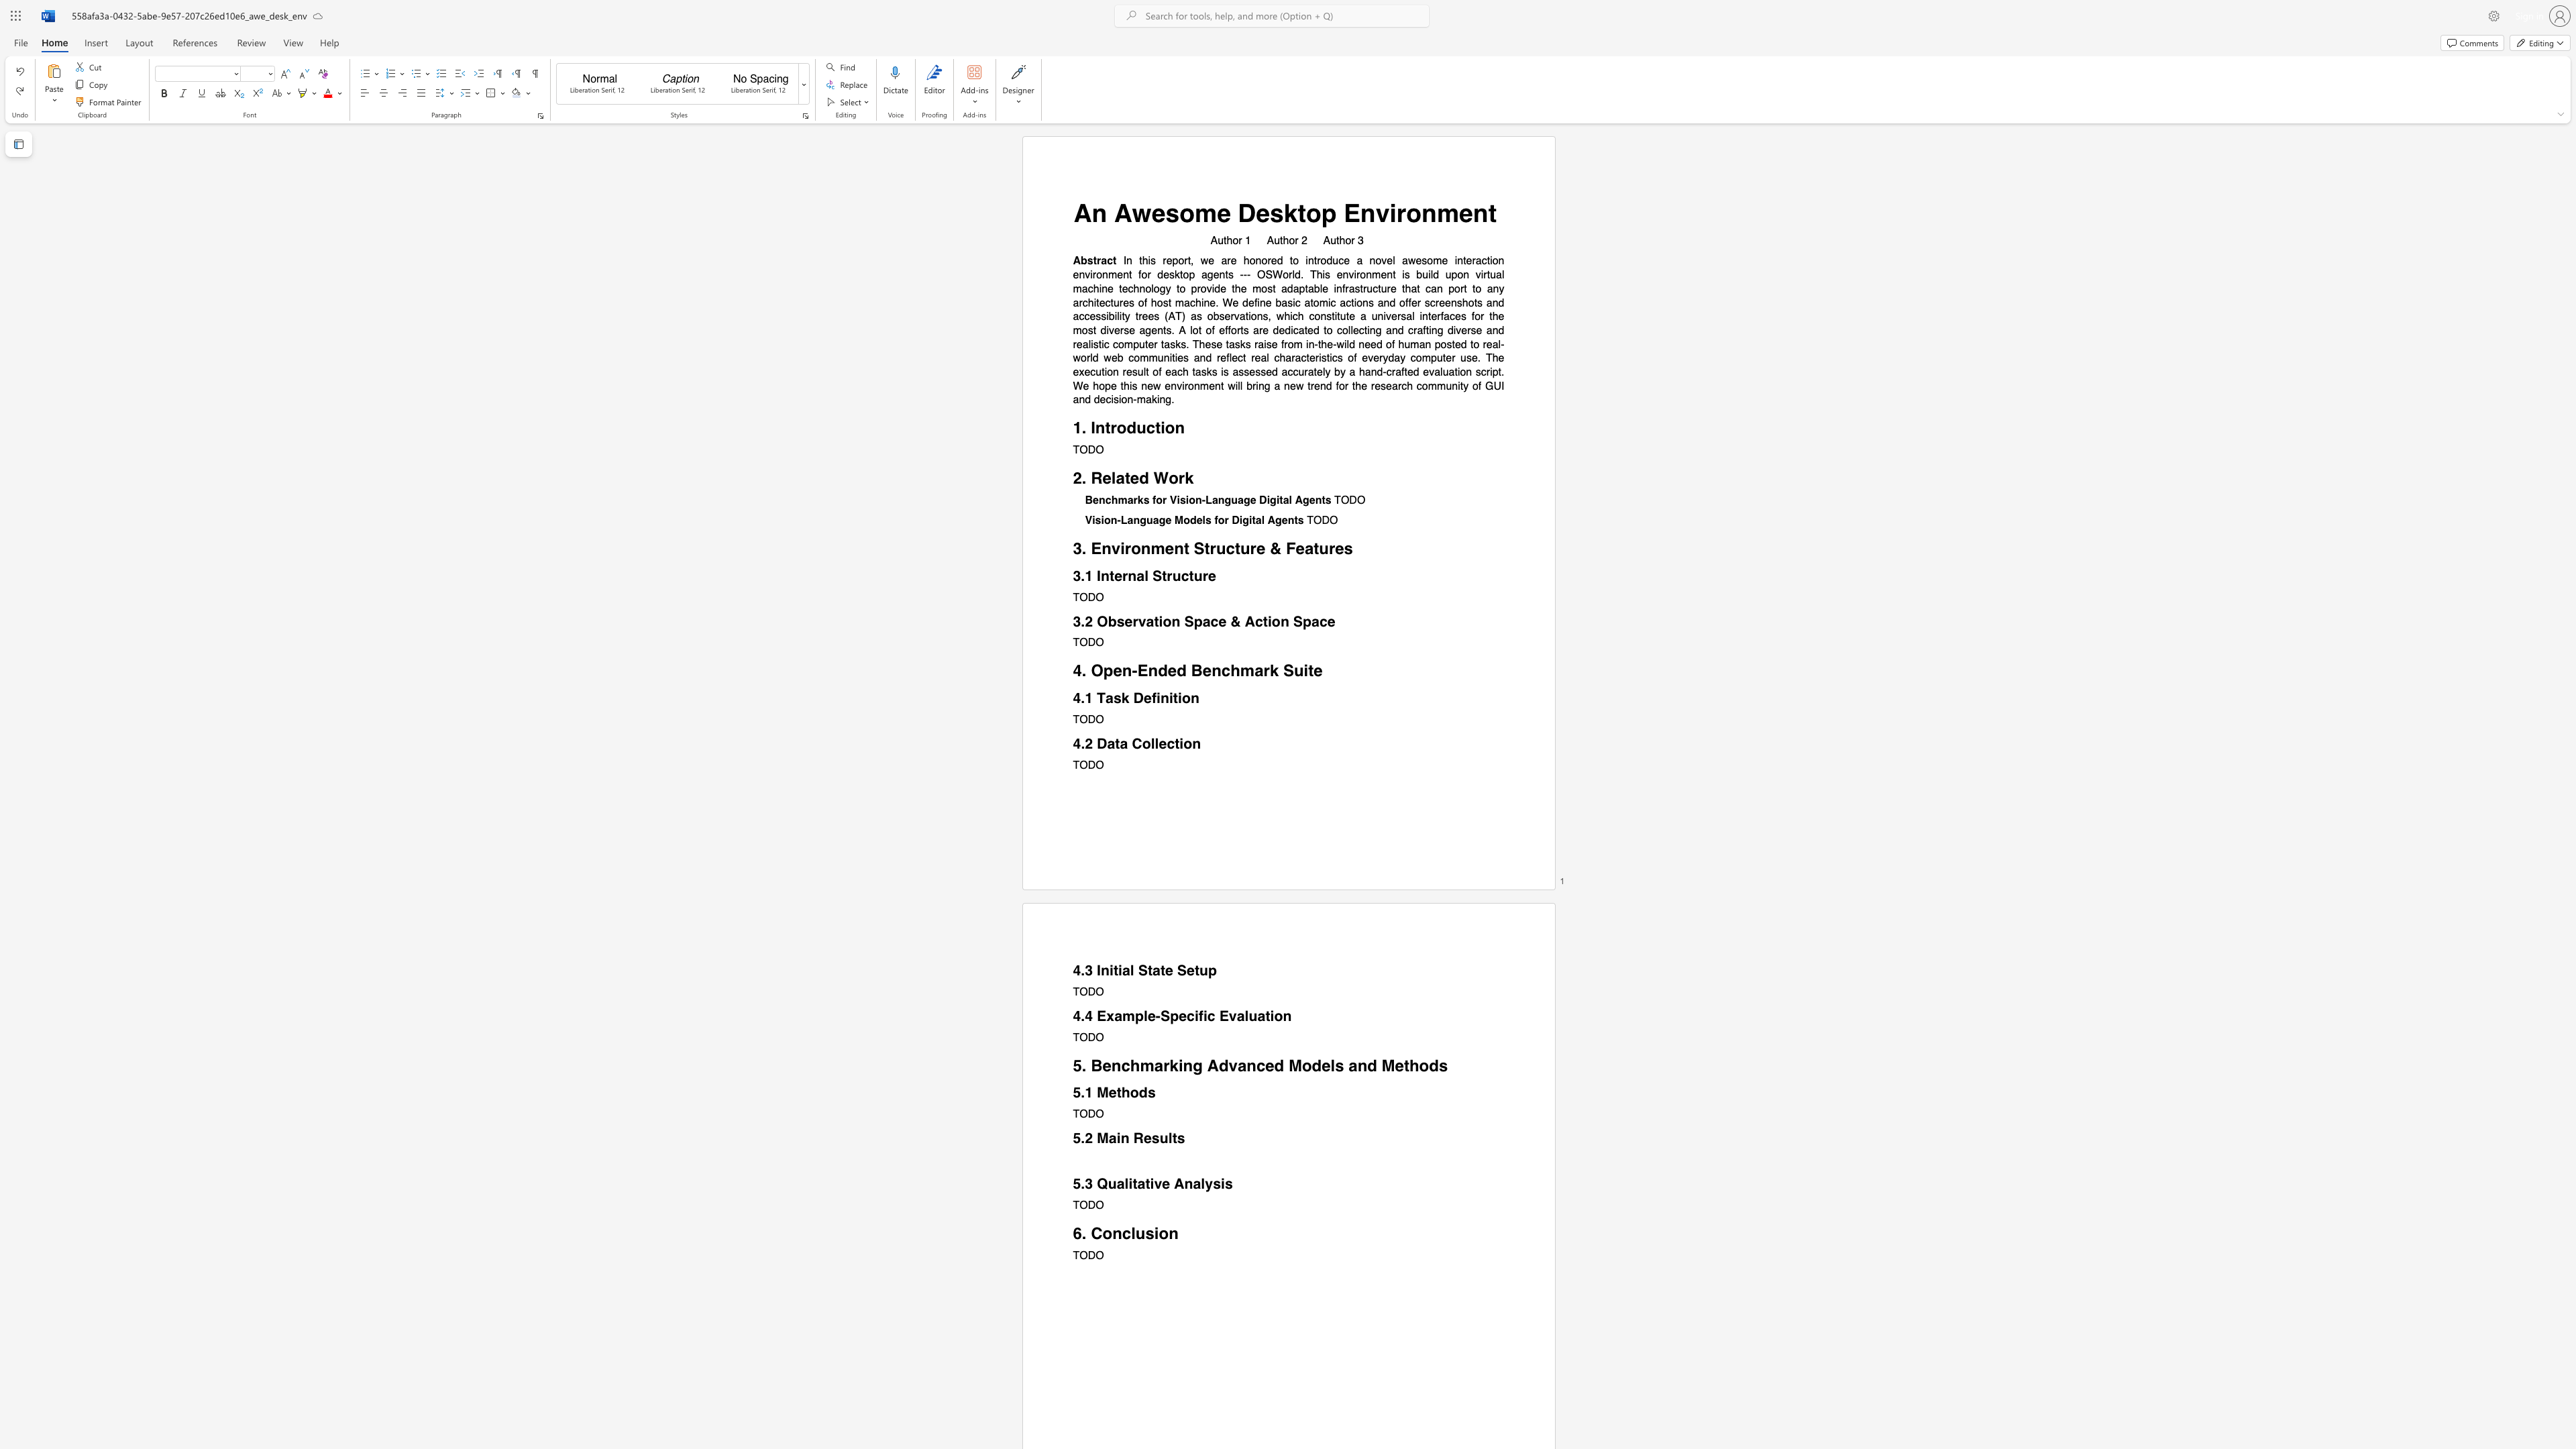 Image resolution: width=2576 pixels, height=1449 pixels. What do you see at coordinates (1291, 547) in the screenshot?
I see `the 1th character "F" in the text` at bounding box center [1291, 547].